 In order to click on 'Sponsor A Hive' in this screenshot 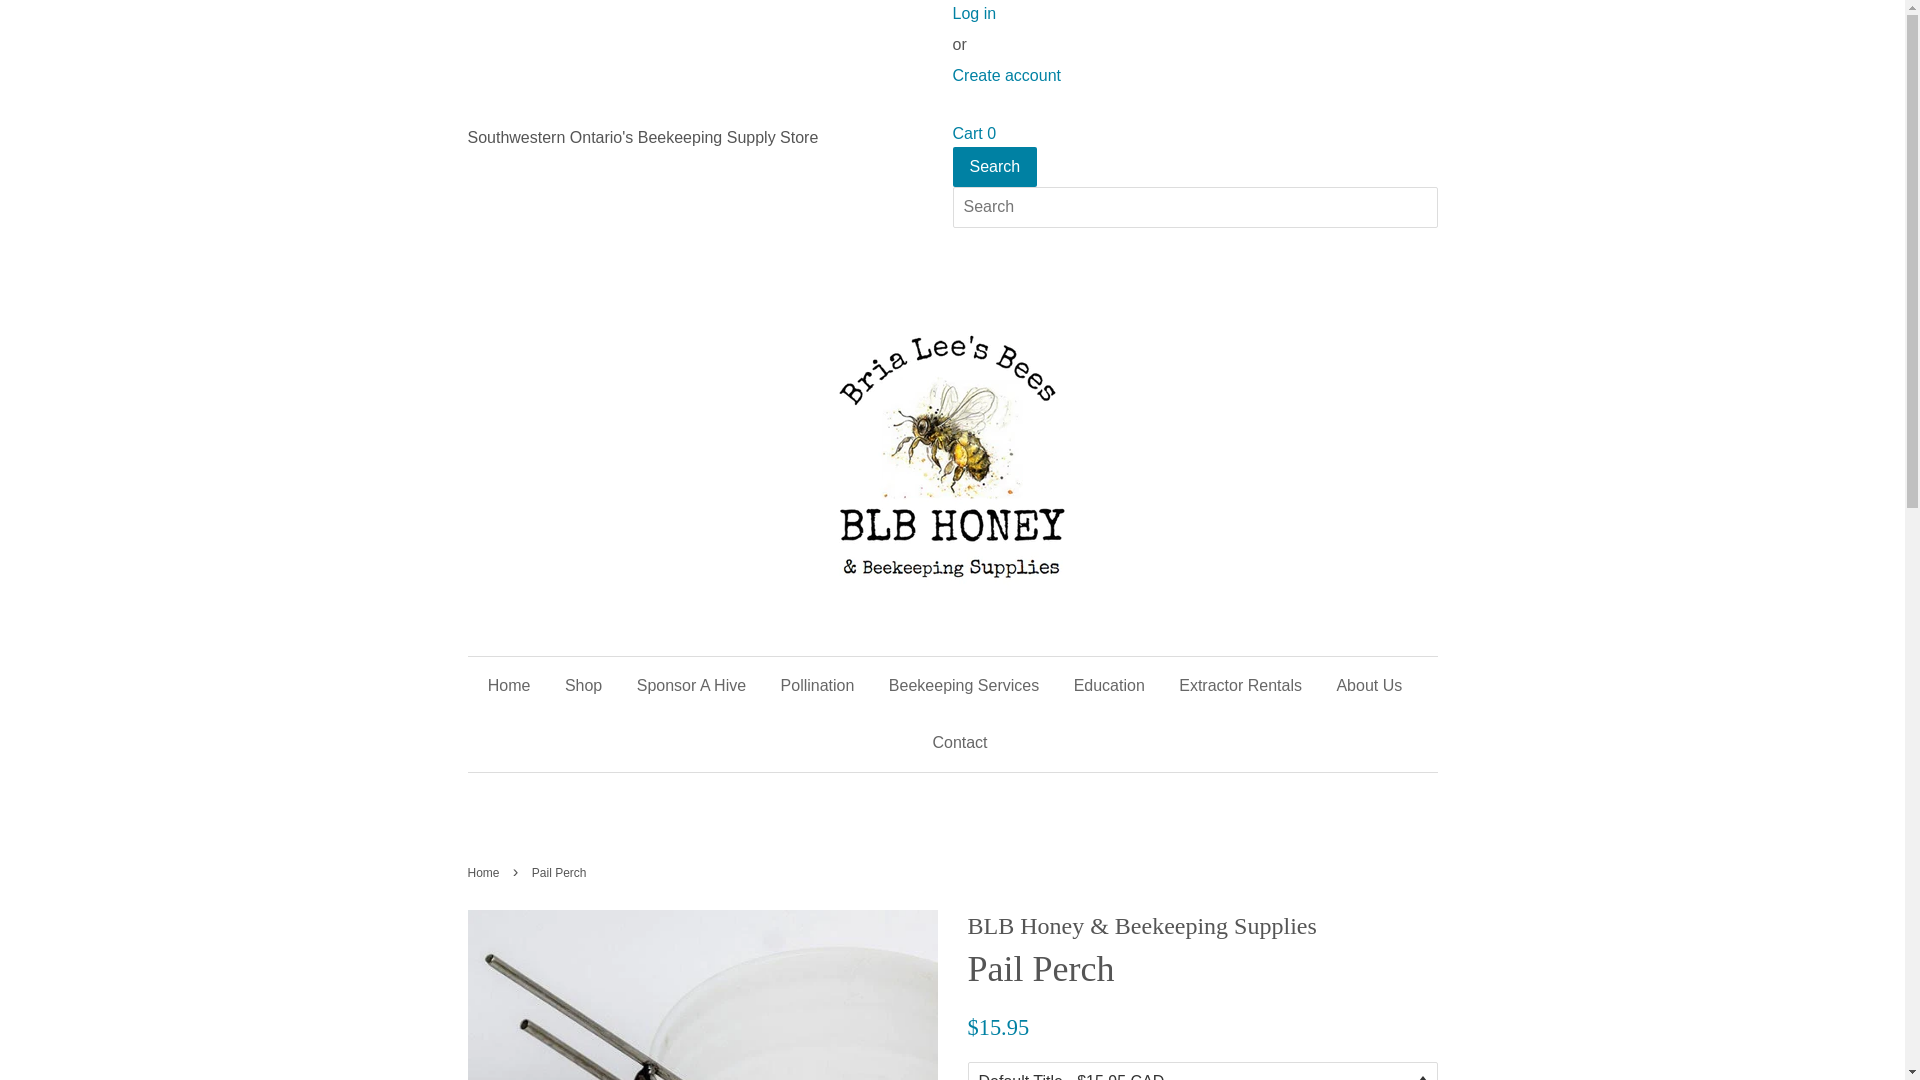, I will do `click(691, 684)`.